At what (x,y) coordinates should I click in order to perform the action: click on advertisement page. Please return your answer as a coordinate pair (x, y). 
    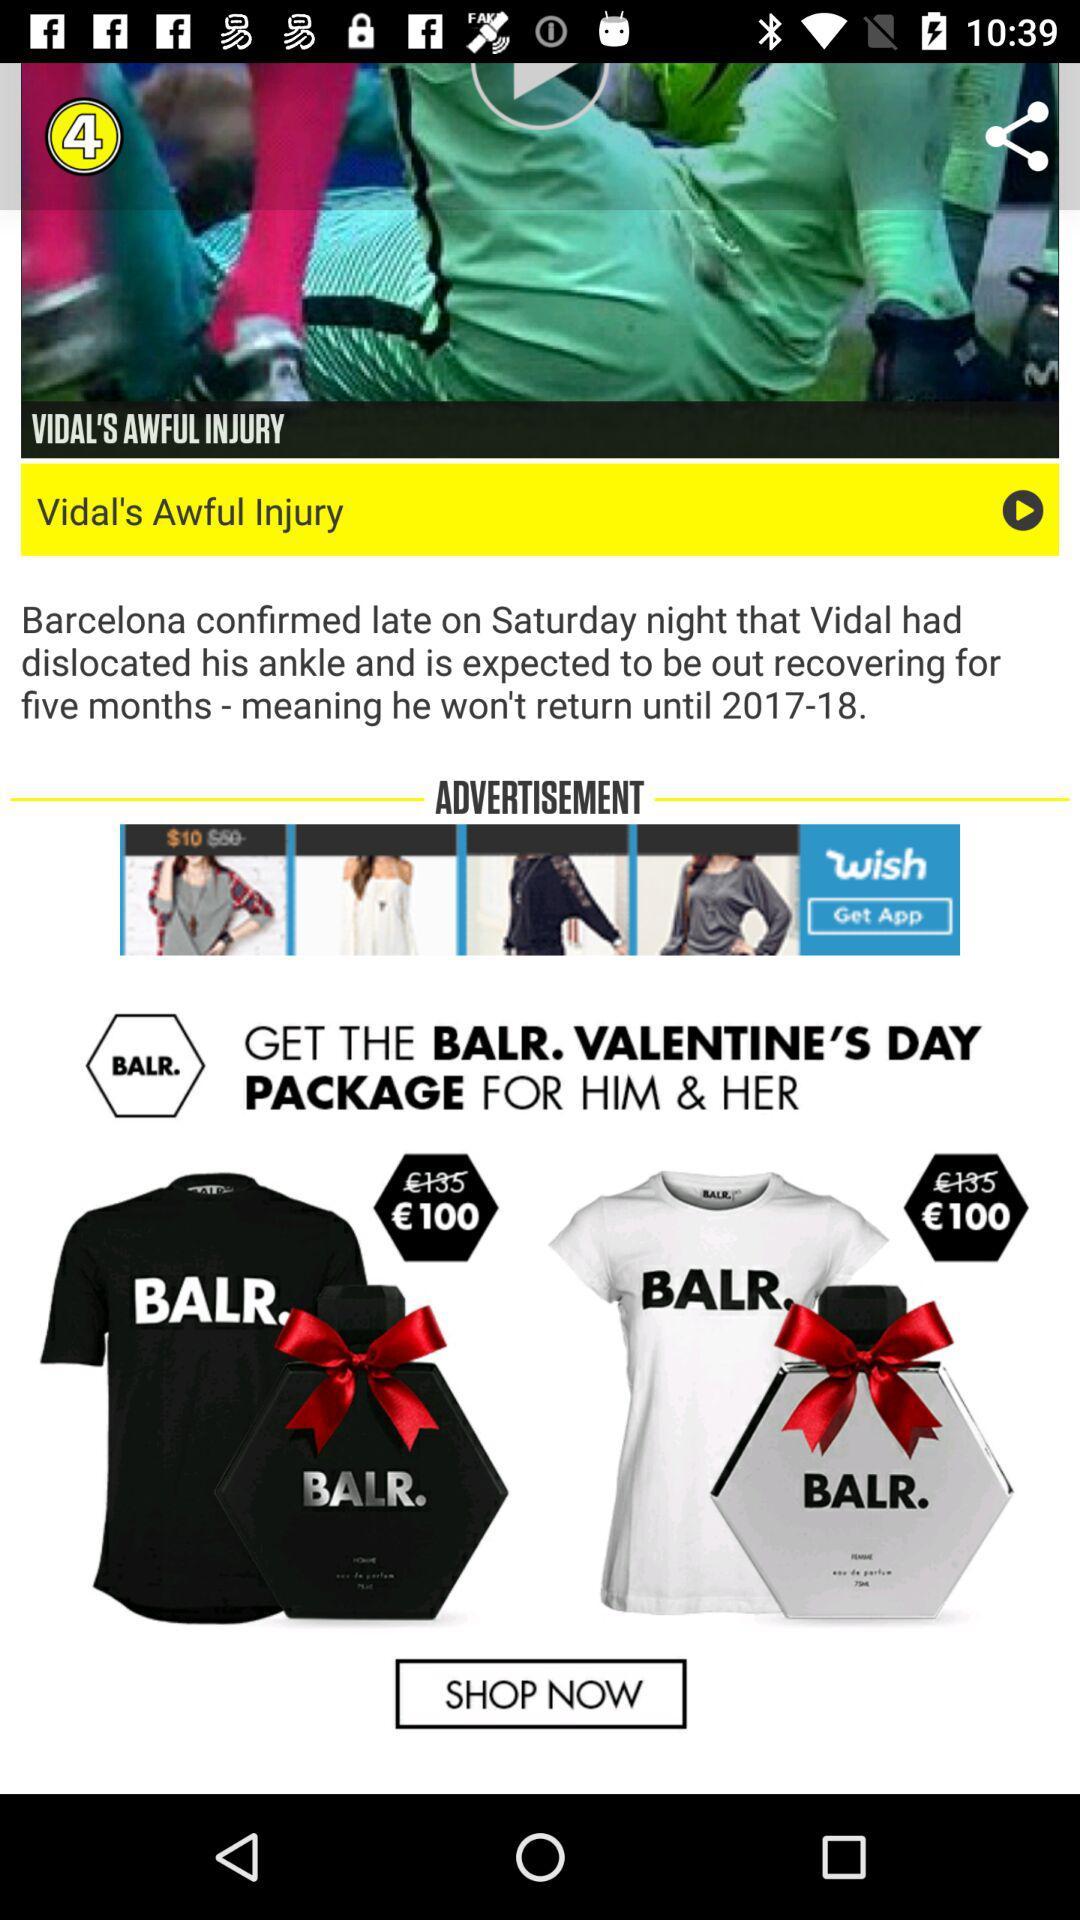
    Looking at the image, I should click on (540, 1371).